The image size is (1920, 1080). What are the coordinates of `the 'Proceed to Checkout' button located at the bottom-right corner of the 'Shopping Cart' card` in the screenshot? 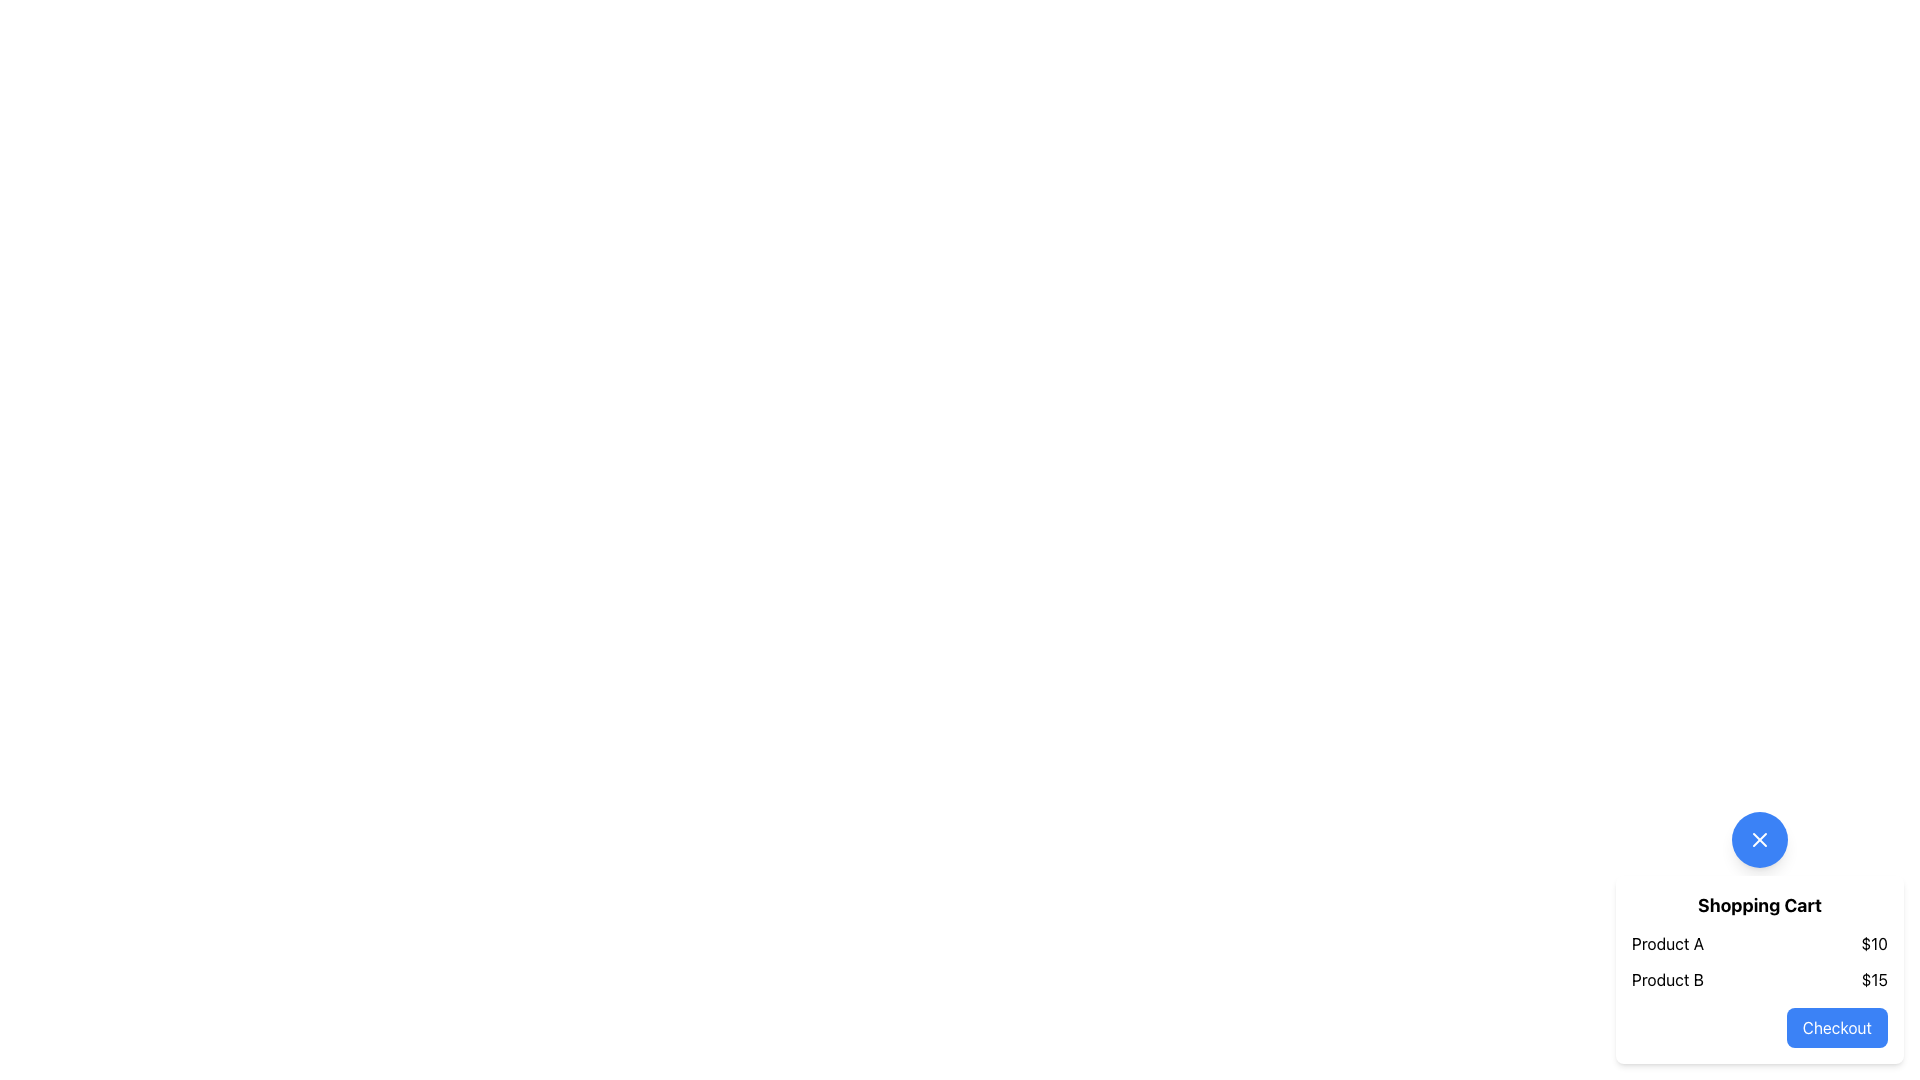 It's located at (1760, 1028).